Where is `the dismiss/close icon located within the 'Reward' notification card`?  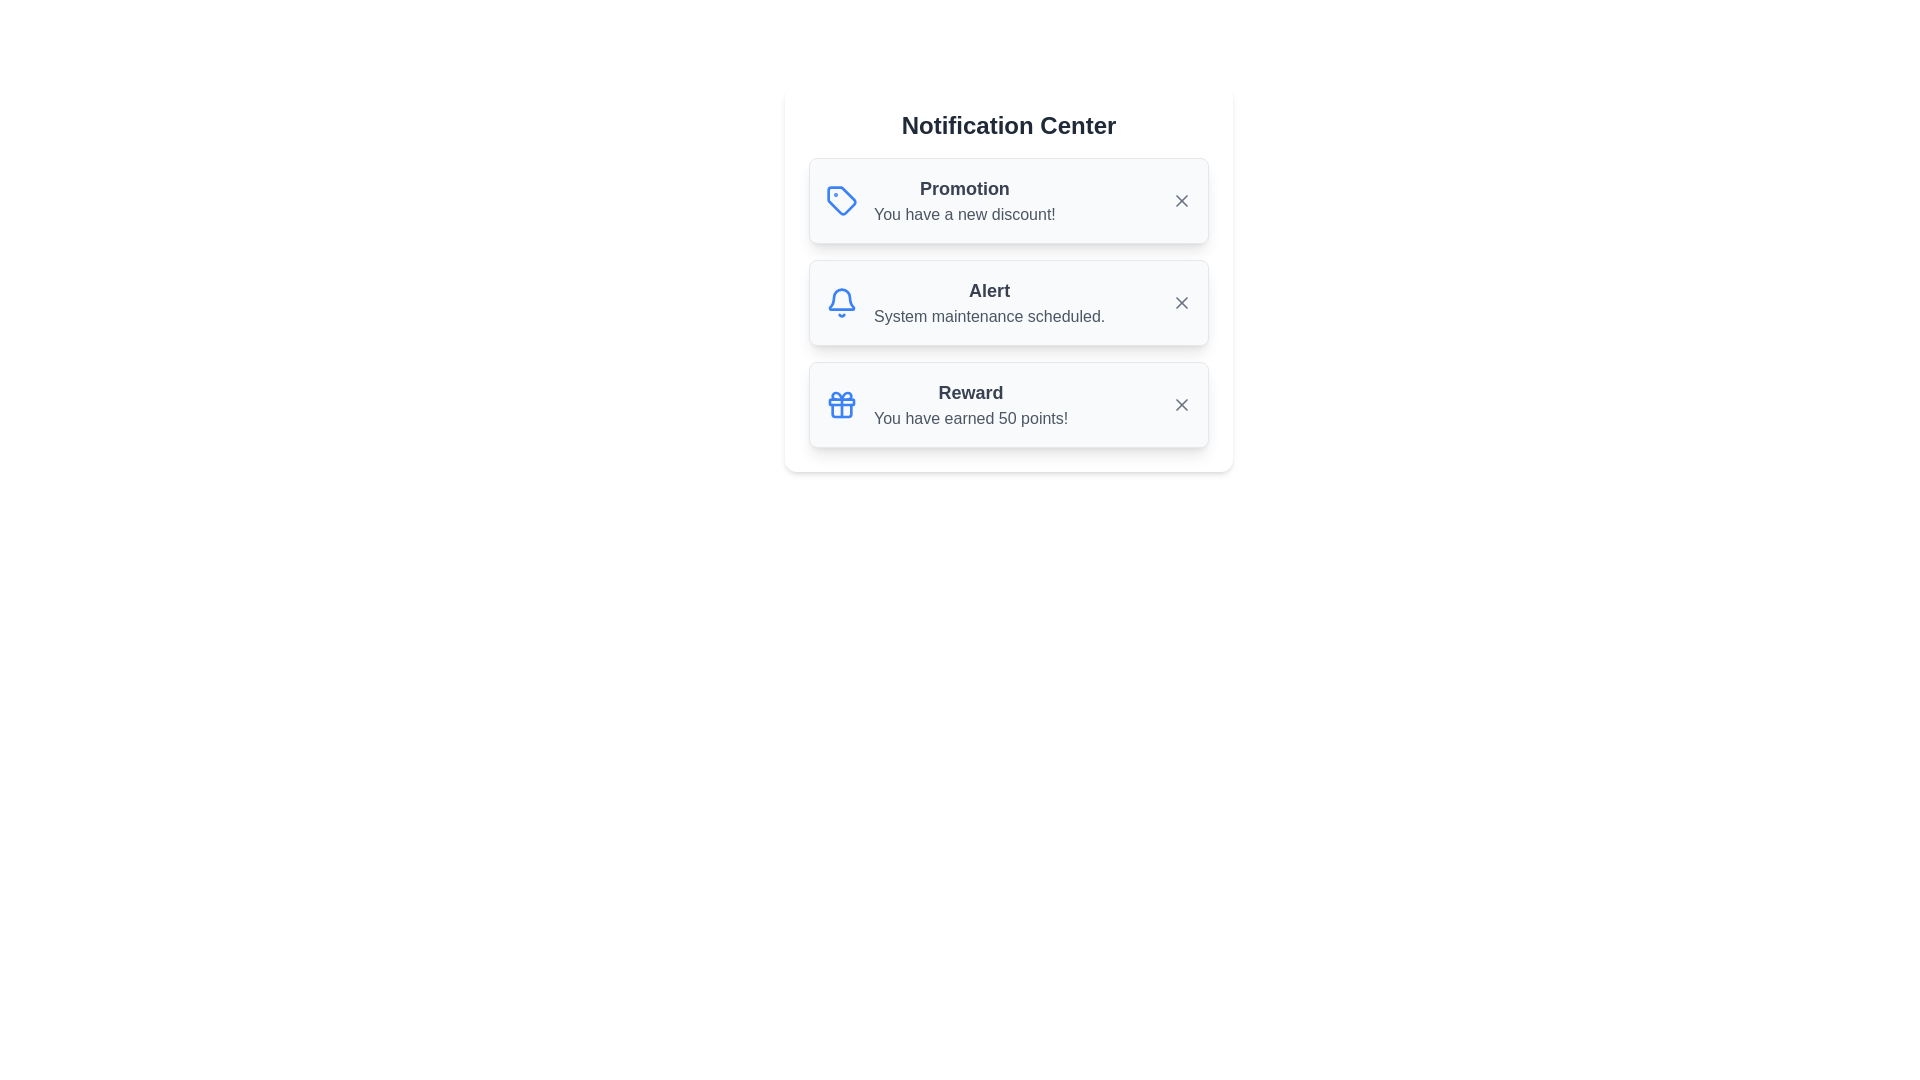 the dismiss/close icon located within the 'Reward' notification card is located at coordinates (1181, 405).